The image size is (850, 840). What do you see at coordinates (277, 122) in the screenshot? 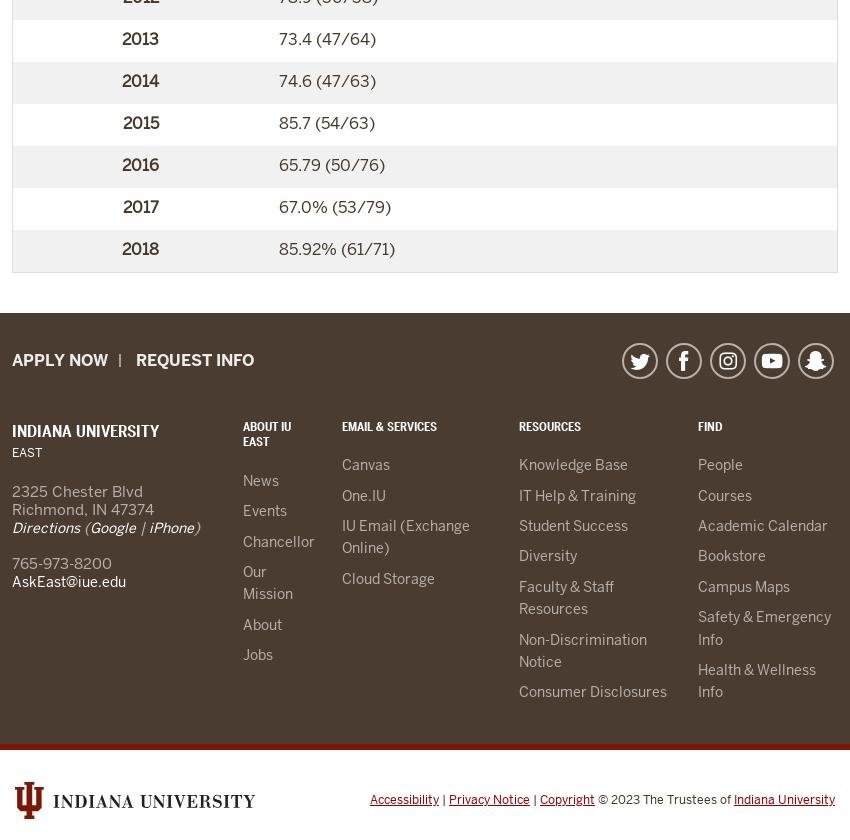
I see `'85.7 (54/63)'` at bounding box center [277, 122].